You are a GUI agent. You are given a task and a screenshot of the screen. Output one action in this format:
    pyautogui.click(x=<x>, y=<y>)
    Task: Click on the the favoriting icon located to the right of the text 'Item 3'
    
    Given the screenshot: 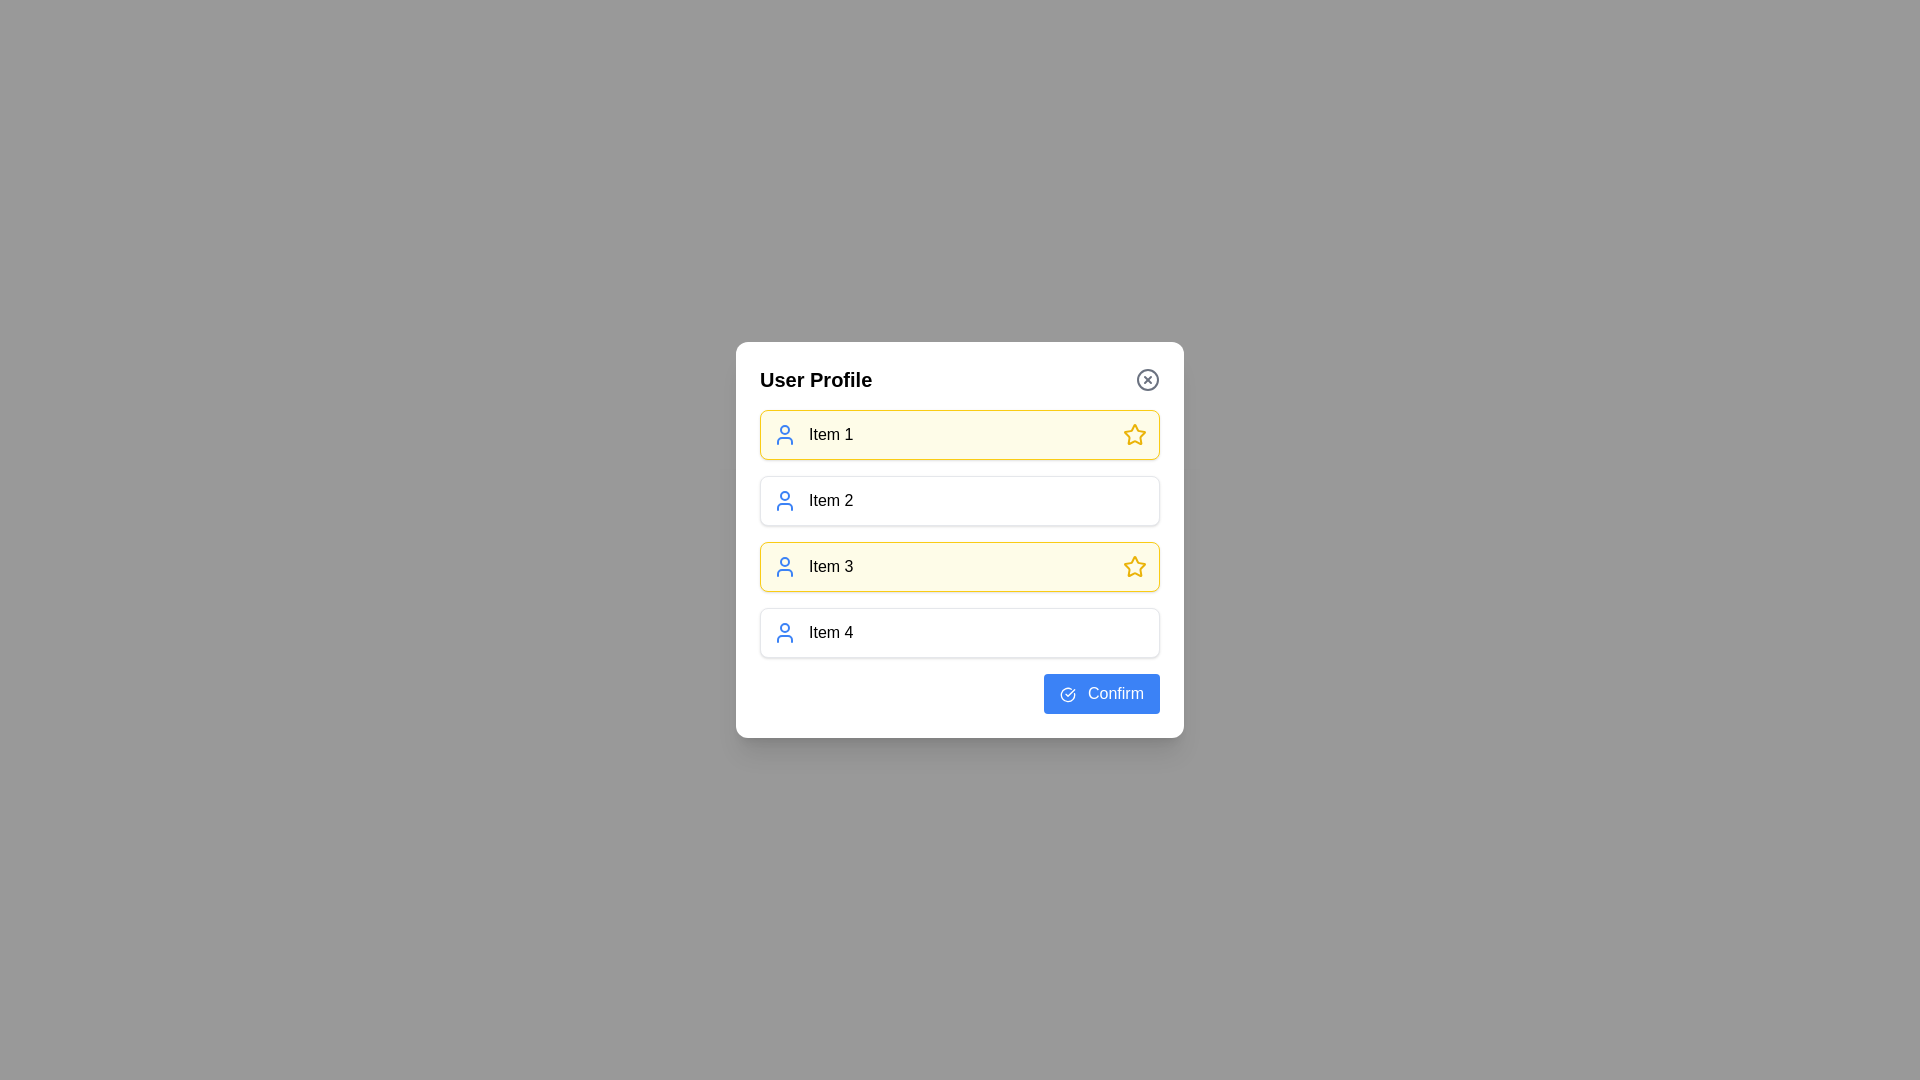 What is the action you would take?
    pyautogui.click(x=1134, y=567)
    